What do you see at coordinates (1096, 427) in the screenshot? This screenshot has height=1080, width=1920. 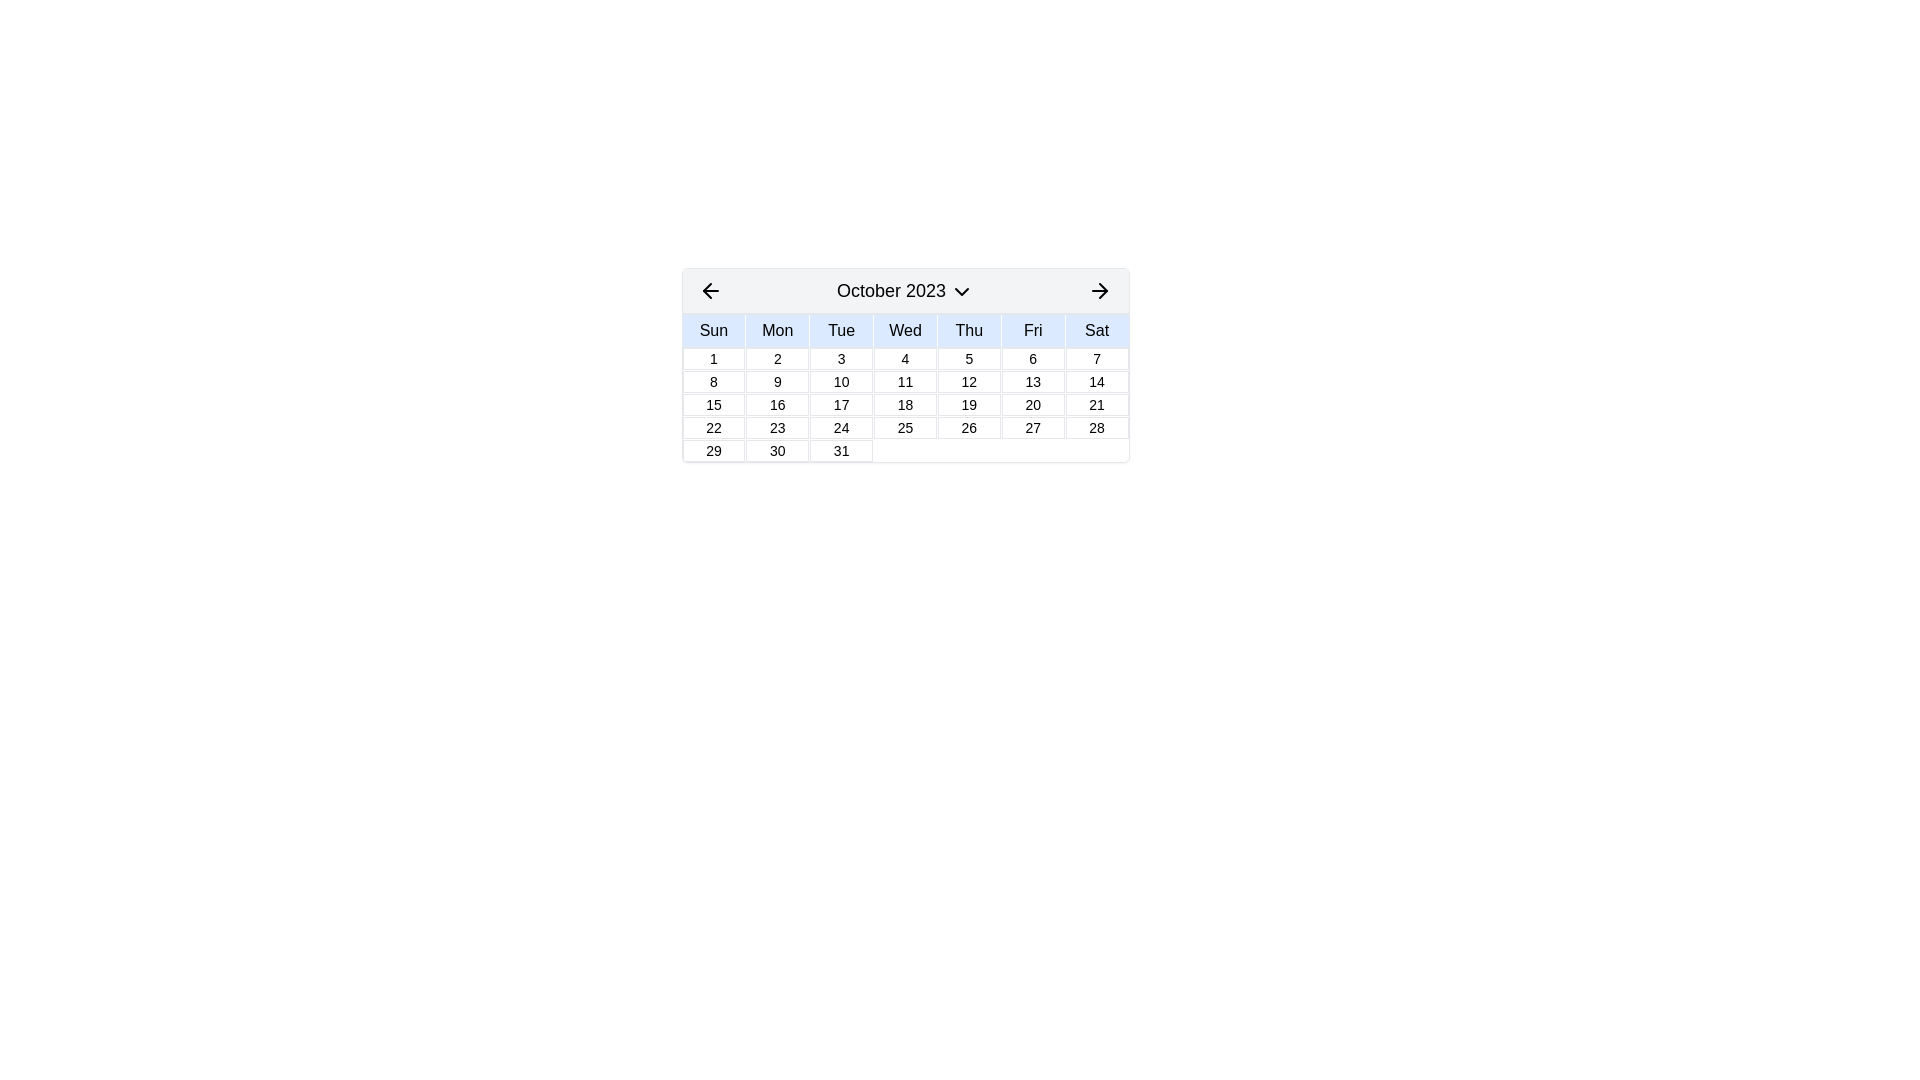 I see `the Text Display showing '28' in black font on a white background, located in the Saturday column of the calendar grid` at bounding box center [1096, 427].